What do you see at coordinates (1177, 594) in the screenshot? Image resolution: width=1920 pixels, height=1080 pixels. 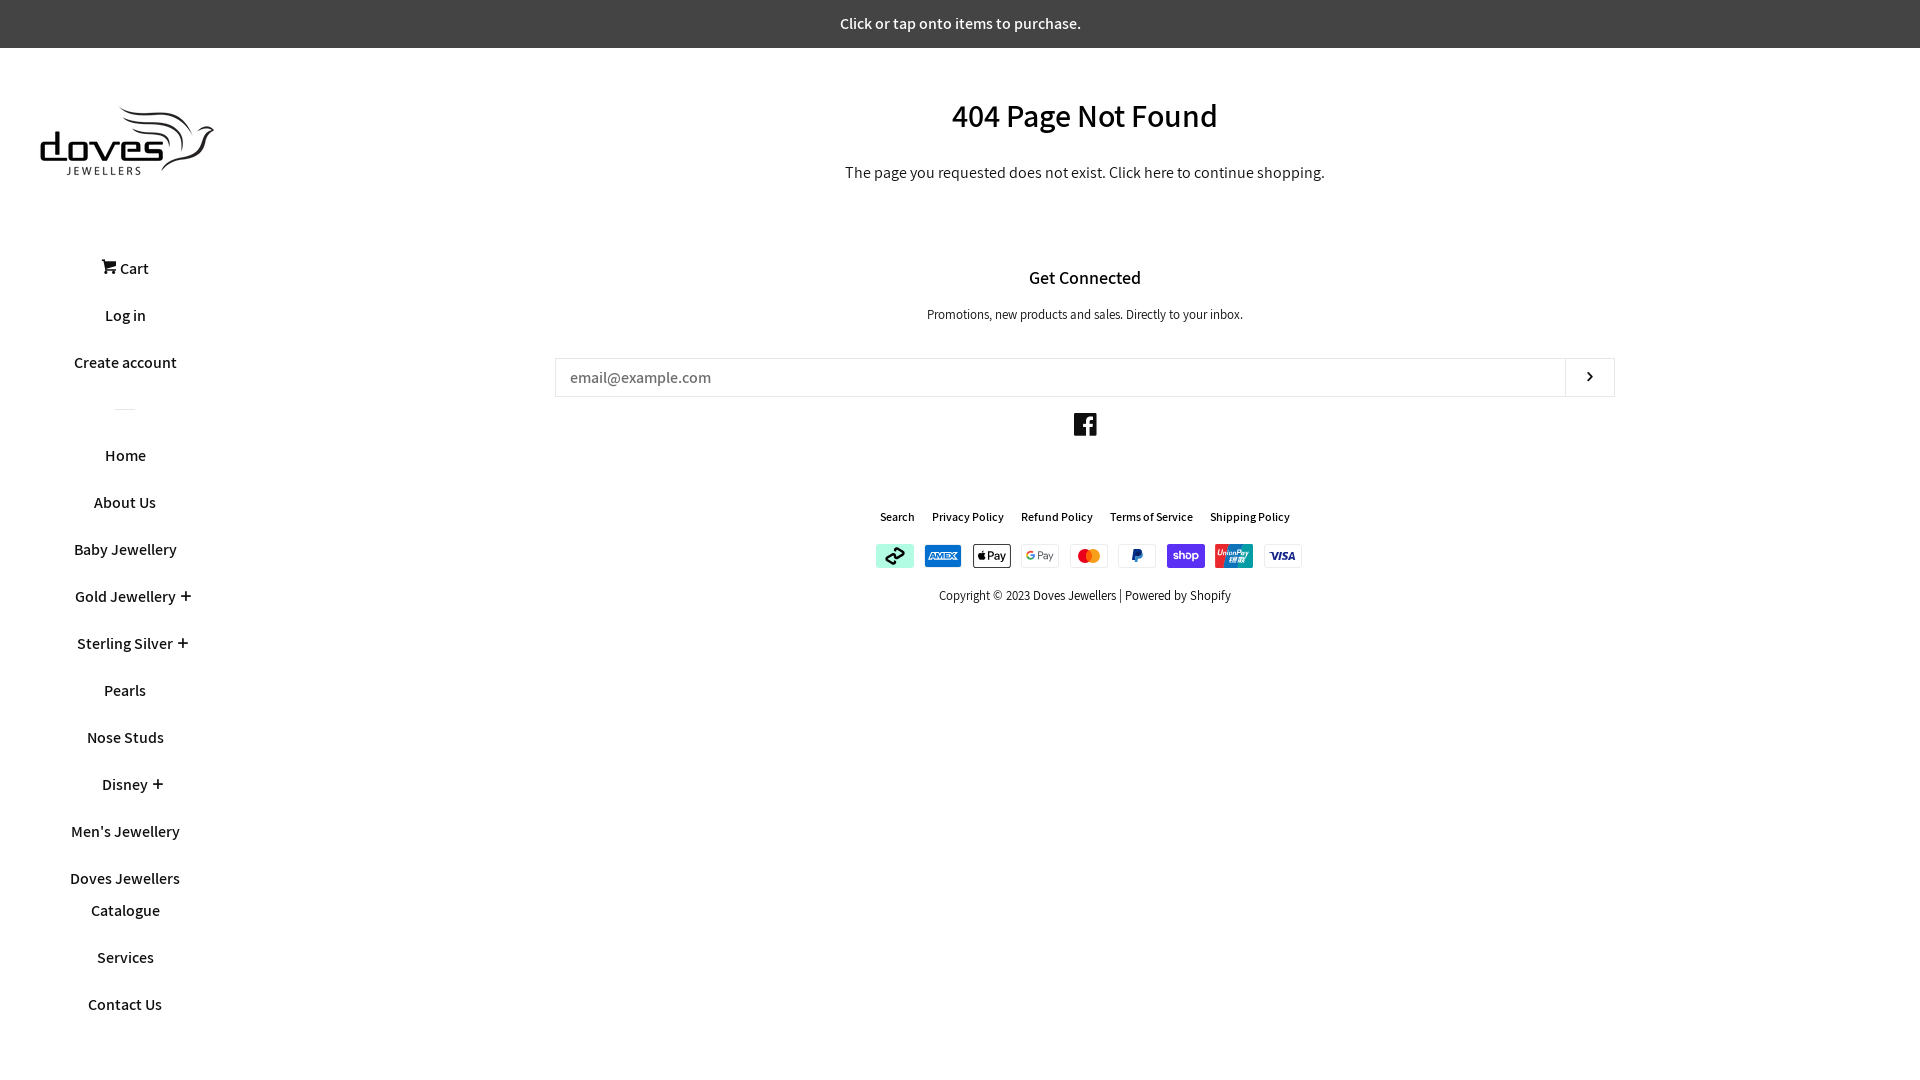 I see `'Powered by Shopify'` at bounding box center [1177, 594].